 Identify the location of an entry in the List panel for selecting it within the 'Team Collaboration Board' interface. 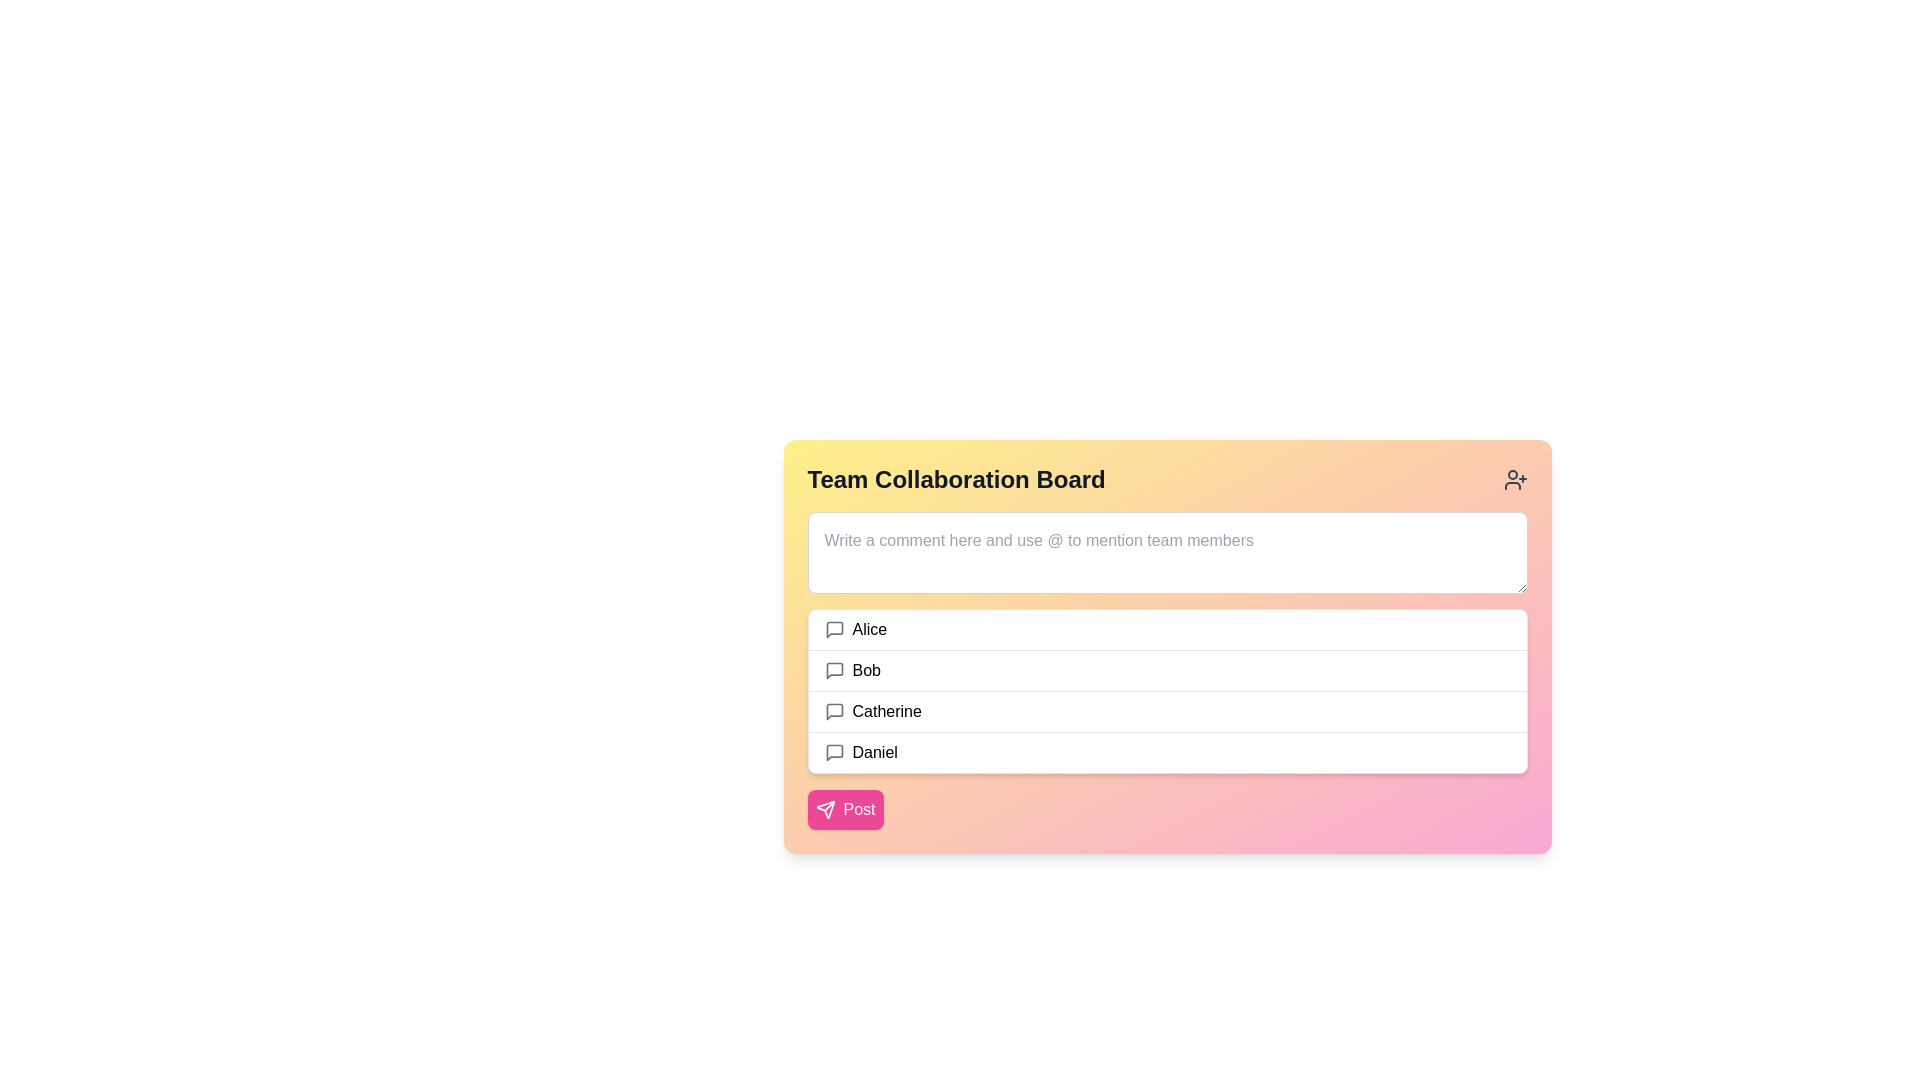
(1167, 690).